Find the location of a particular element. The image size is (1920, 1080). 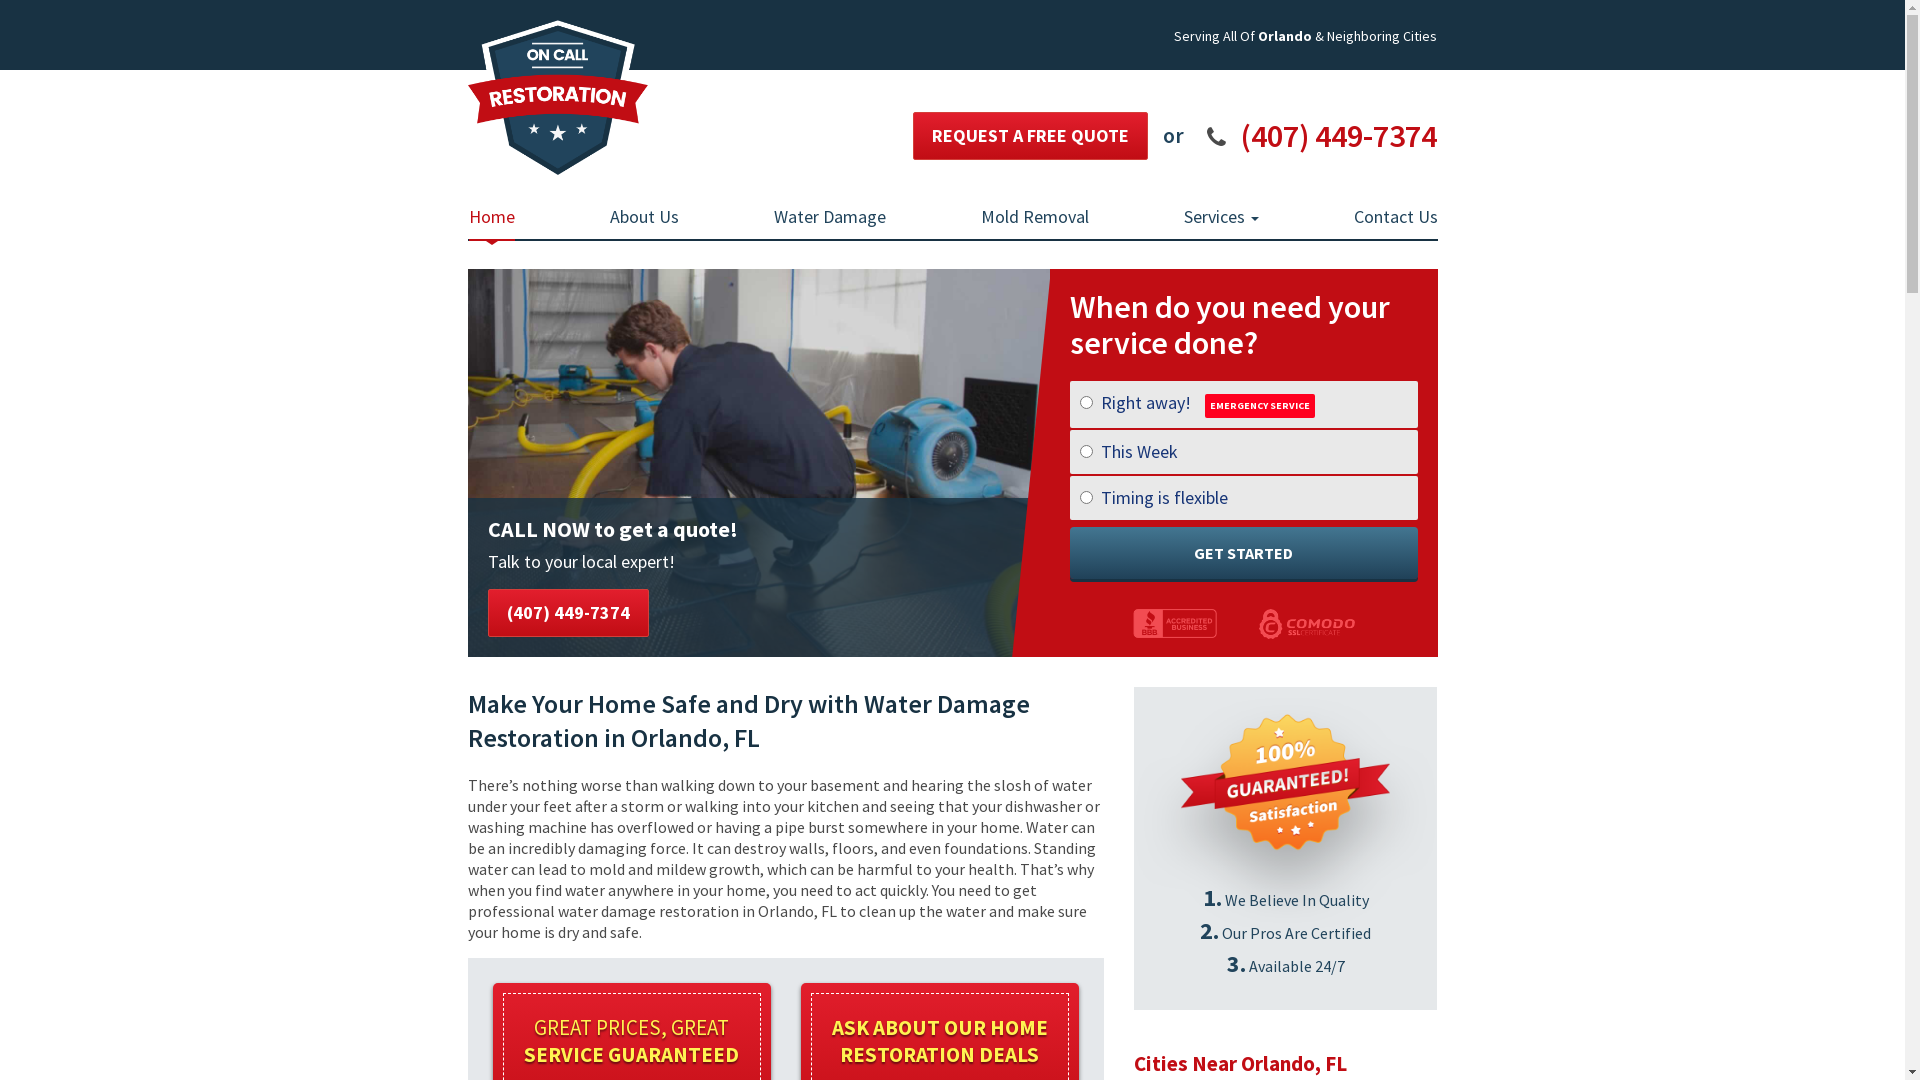

'GET STARTED' is located at coordinates (1242, 552).